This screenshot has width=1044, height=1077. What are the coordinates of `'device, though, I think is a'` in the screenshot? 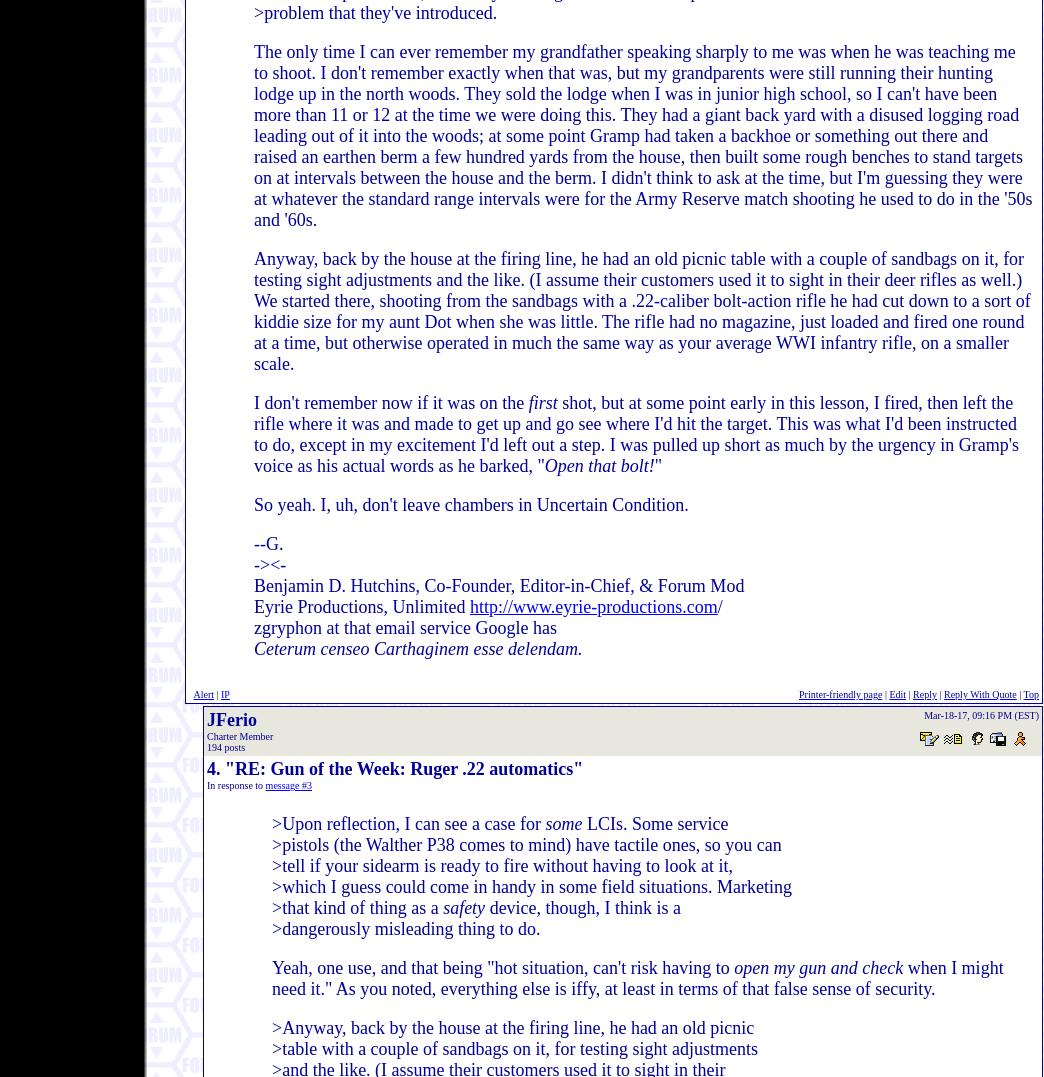 It's located at (581, 908).